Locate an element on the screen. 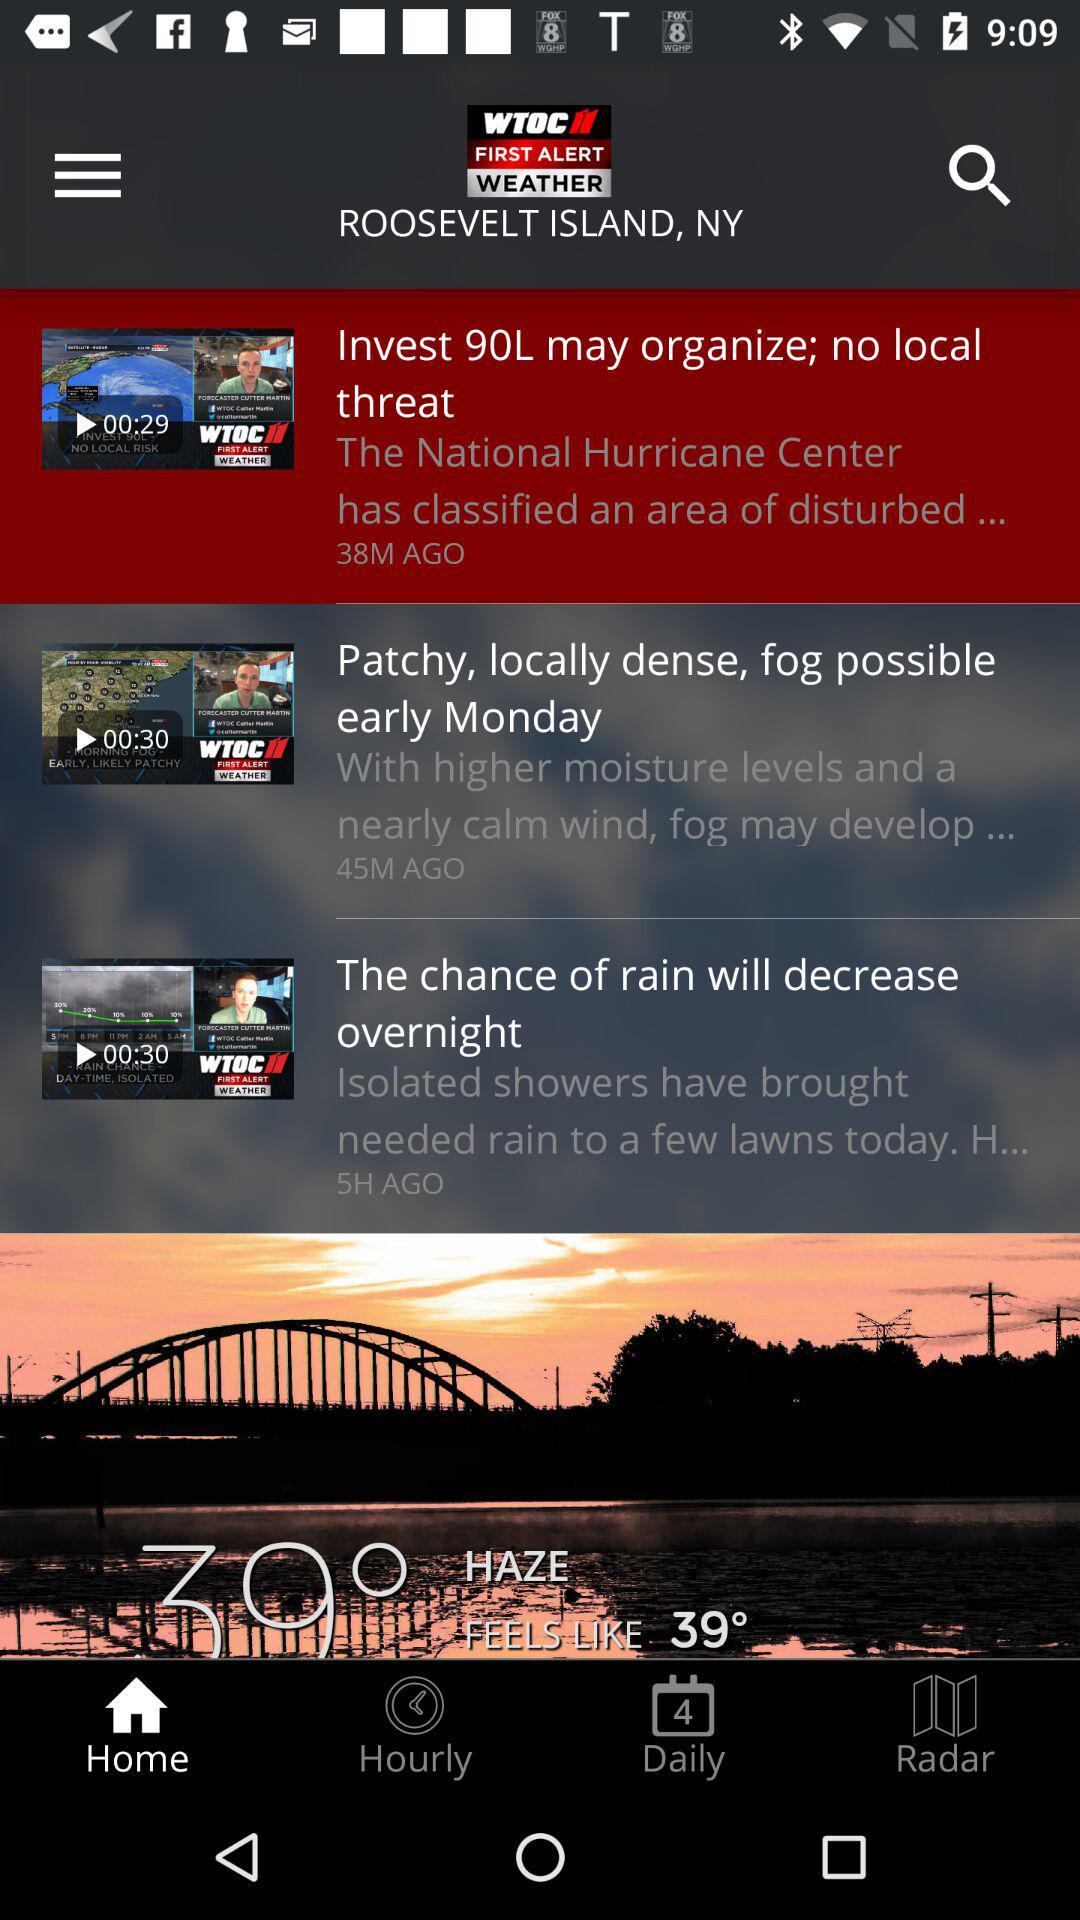  the radio button to the right of the hourly is located at coordinates (682, 1726).